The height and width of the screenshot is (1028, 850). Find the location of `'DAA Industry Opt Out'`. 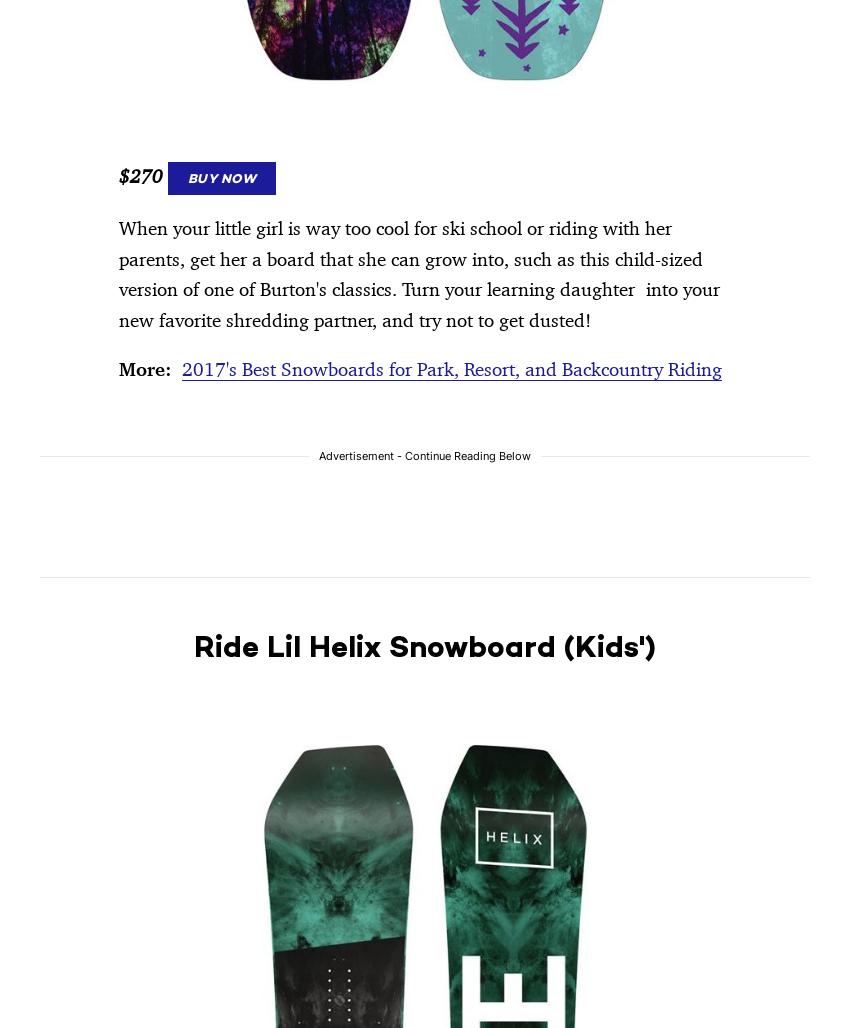

'DAA Industry Opt Out' is located at coordinates (654, 227).